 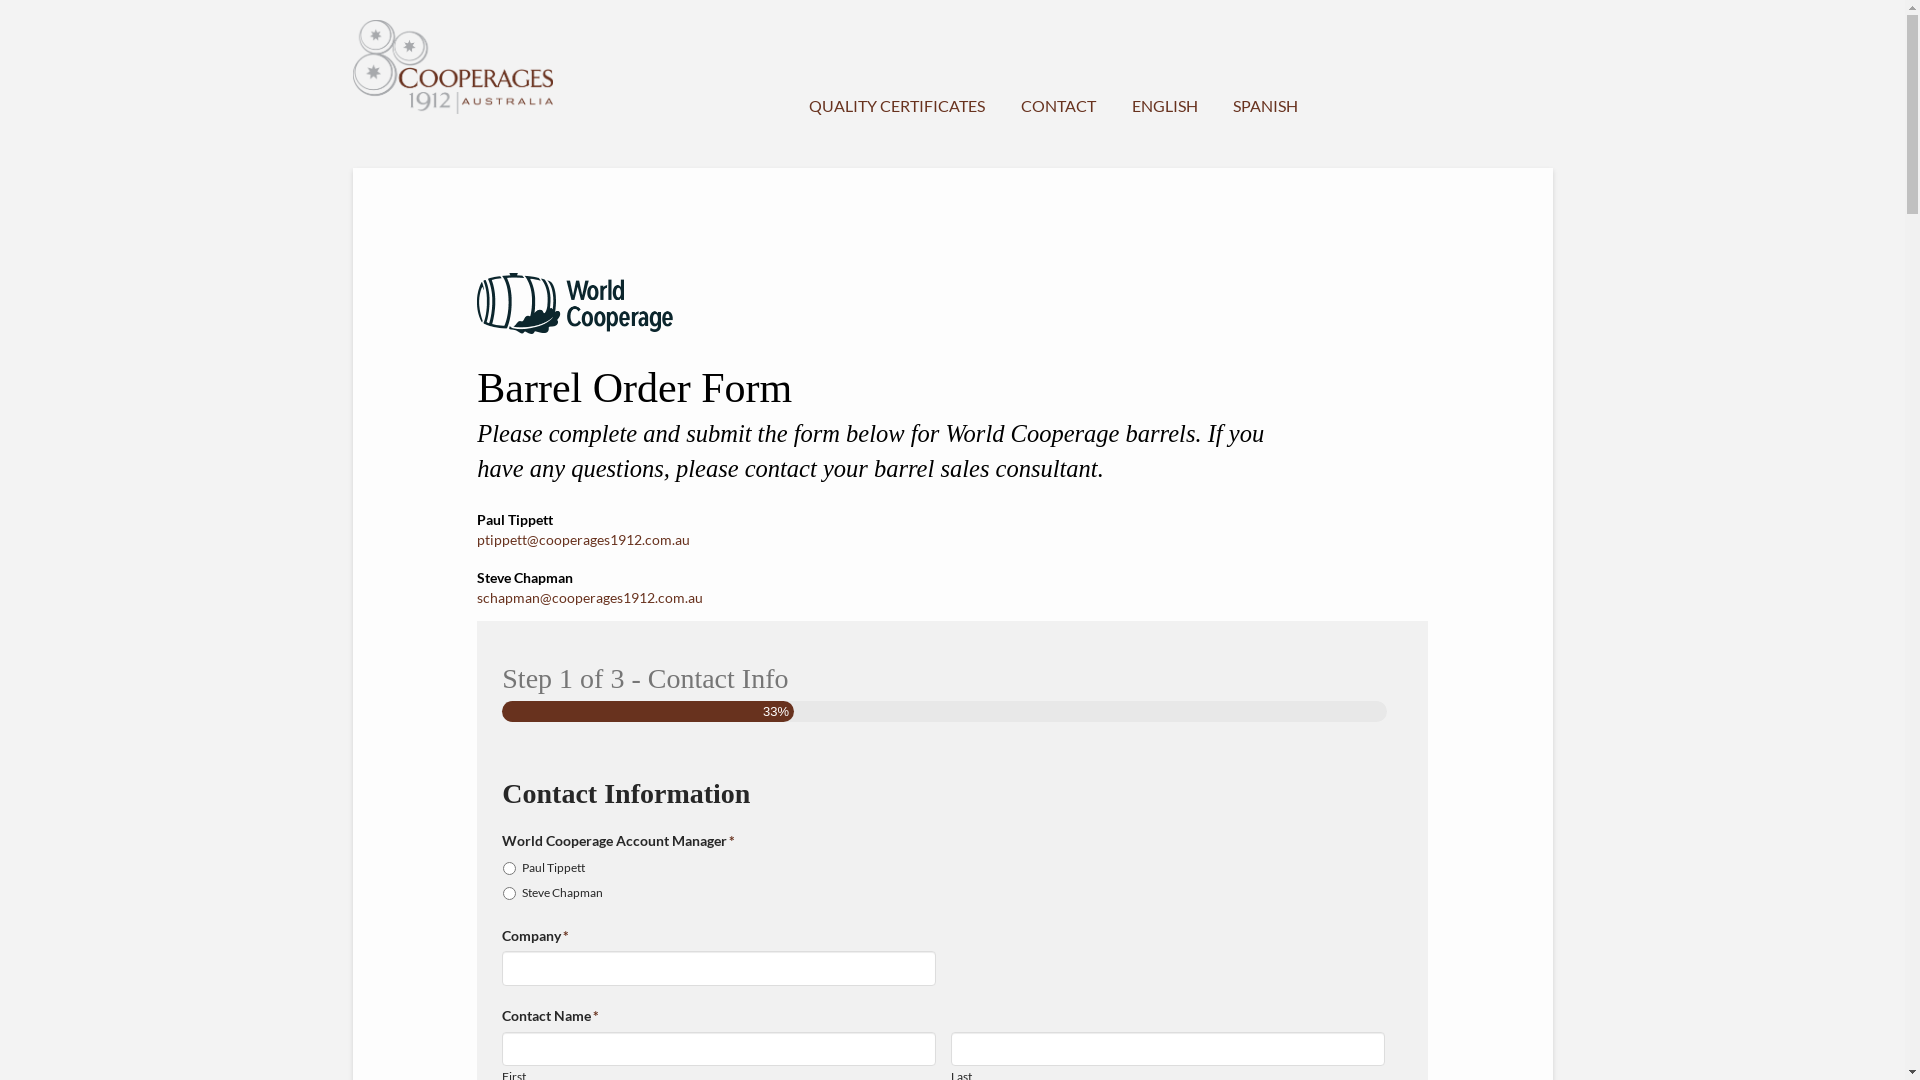 What do you see at coordinates (1111, 70) in the screenshot?
I see `'ENGLISH'` at bounding box center [1111, 70].